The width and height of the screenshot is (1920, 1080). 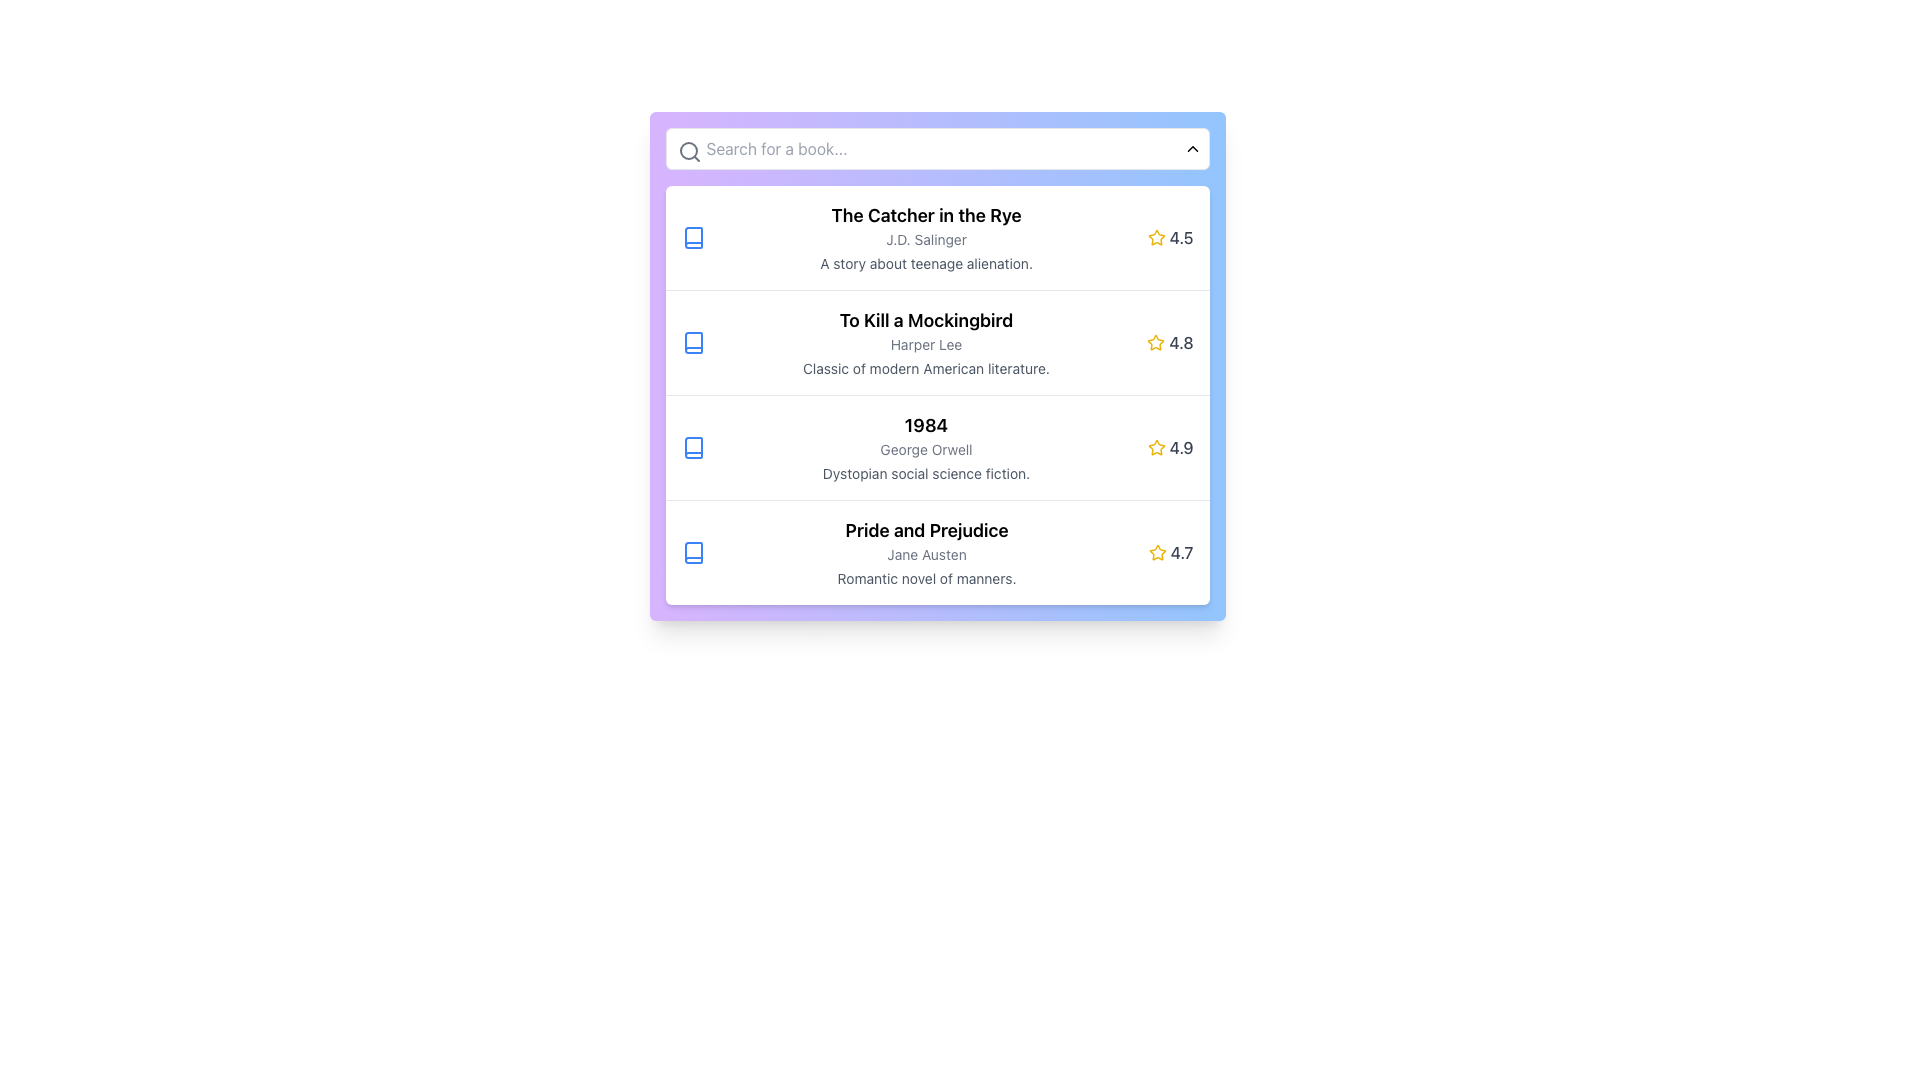 What do you see at coordinates (925, 343) in the screenshot?
I see `the text label displaying 'Harper Lee', which is located beneath the title 'To Kill a Mockingbird' in the structured list layout` at bounding box center [925, 343].